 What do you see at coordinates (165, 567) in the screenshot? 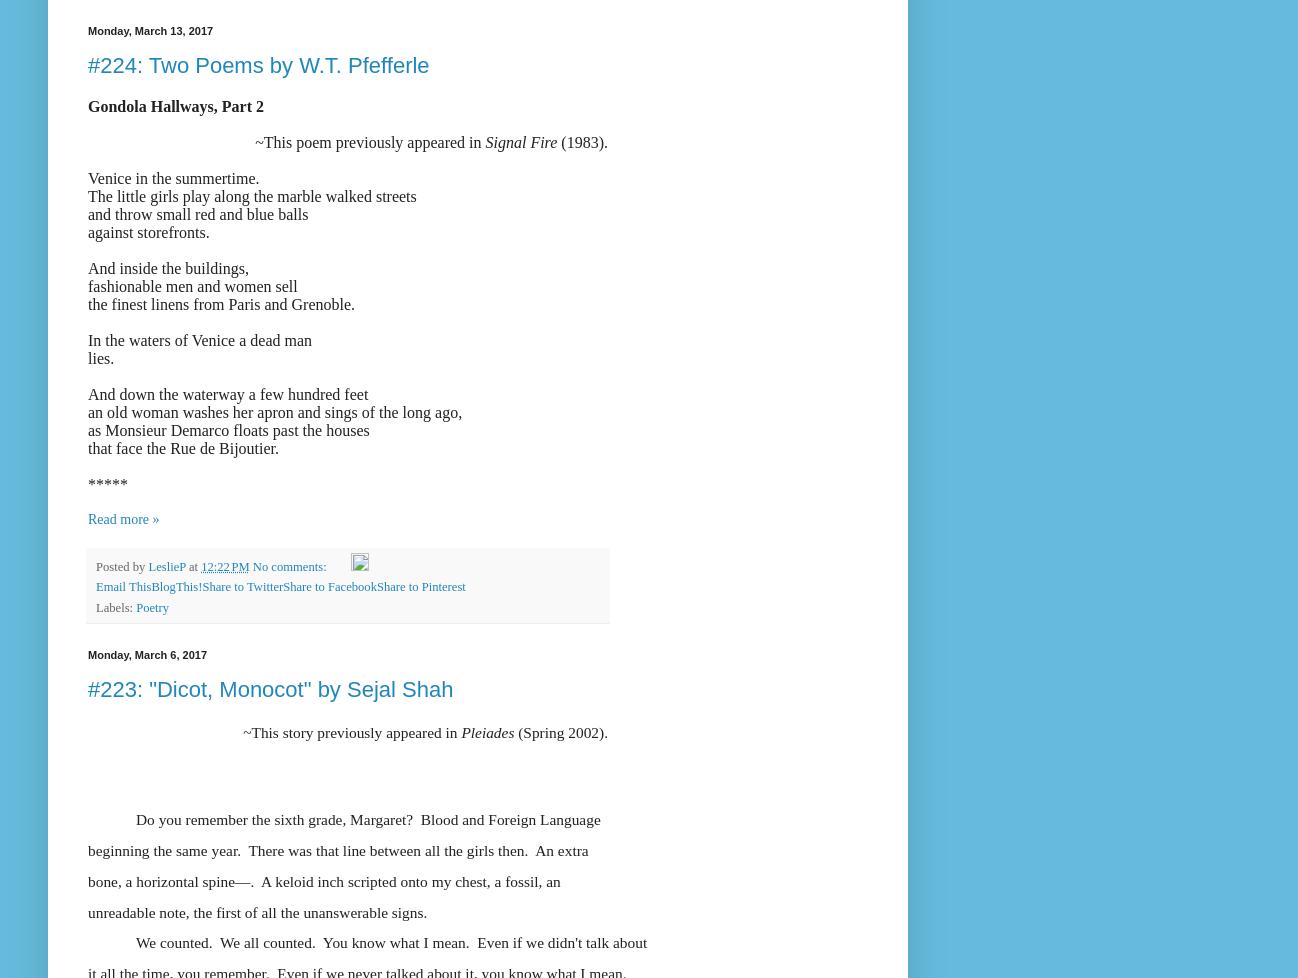
I see `'LeslieP'` at bounding box center [165, 567].